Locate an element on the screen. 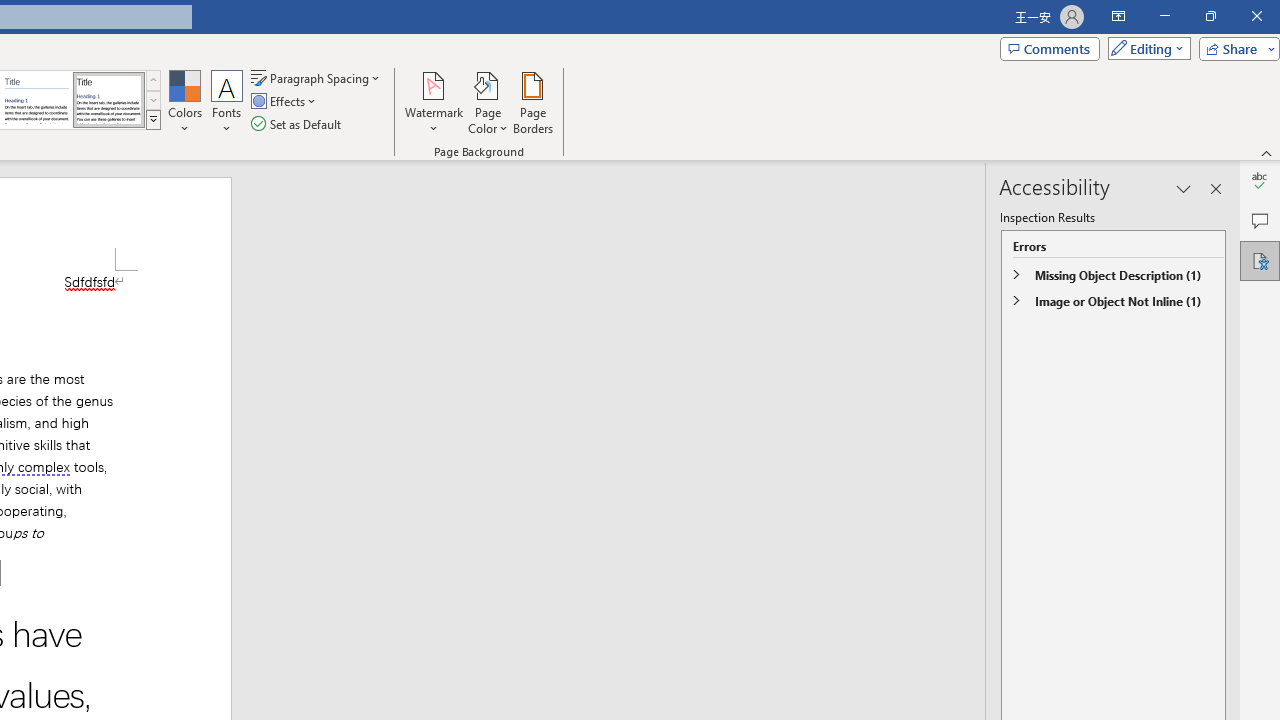 This screenshot has height=720, width=1280. 'Colors' is located at coordinates (184, 103).